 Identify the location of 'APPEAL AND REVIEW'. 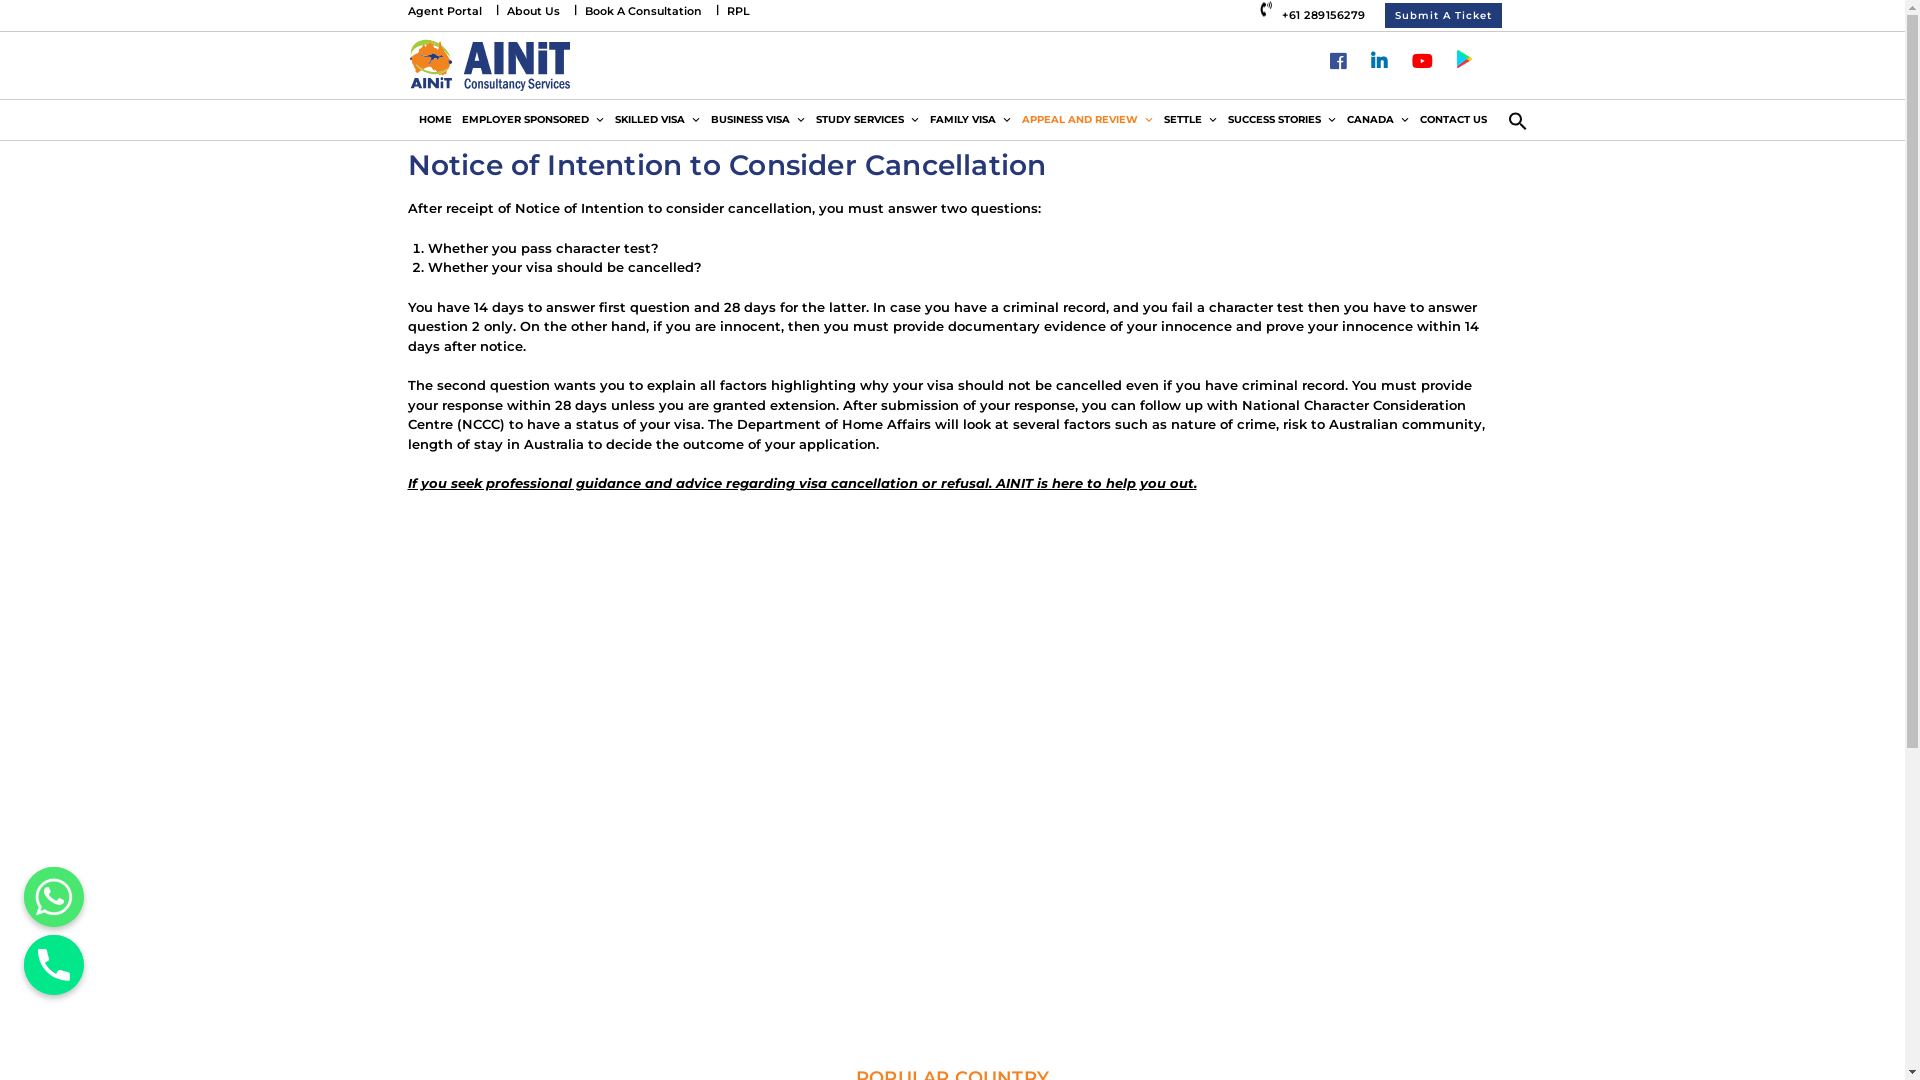
(1085, 119).